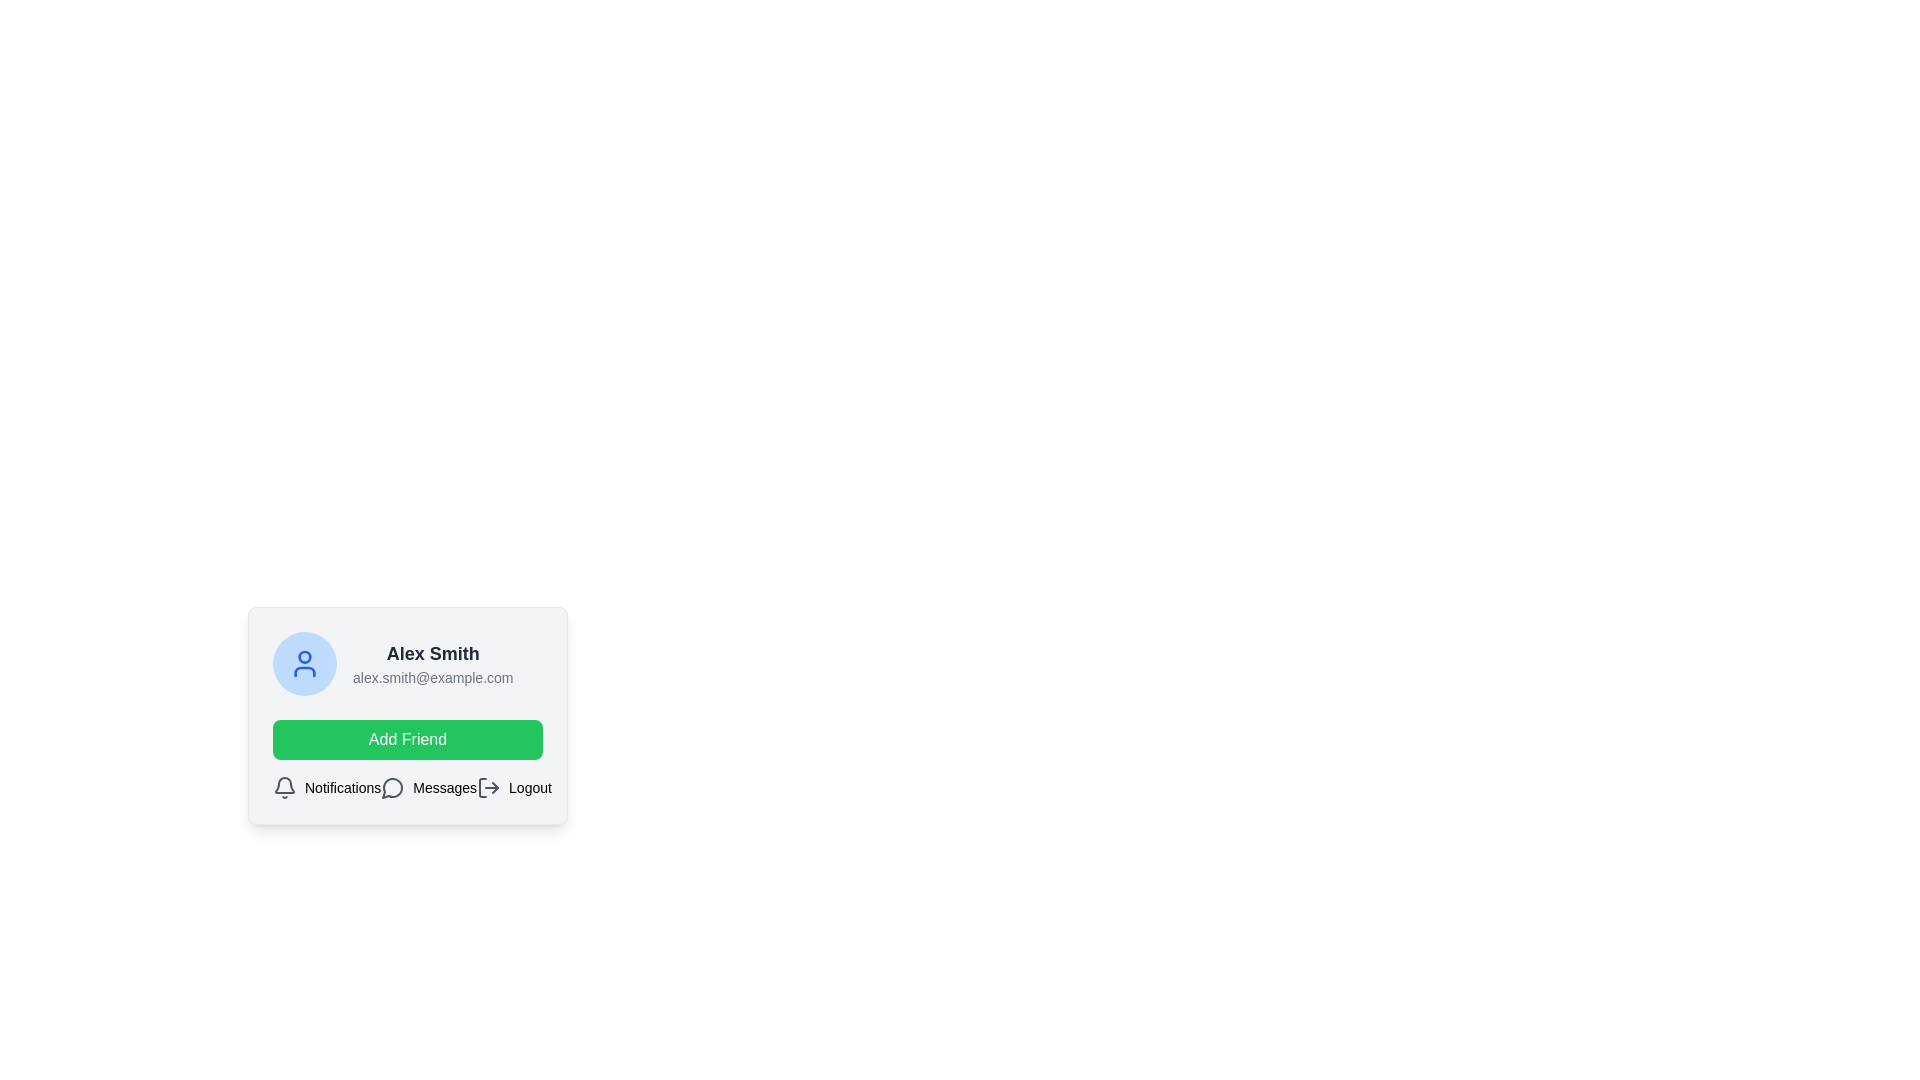 The width and height of the screenshot is (1920, 1080). I want to click on the static text display component that presents the user's email address, located directly below the text 'Alex Smith' in the top-left region of the profile details card, so click(432, 677).